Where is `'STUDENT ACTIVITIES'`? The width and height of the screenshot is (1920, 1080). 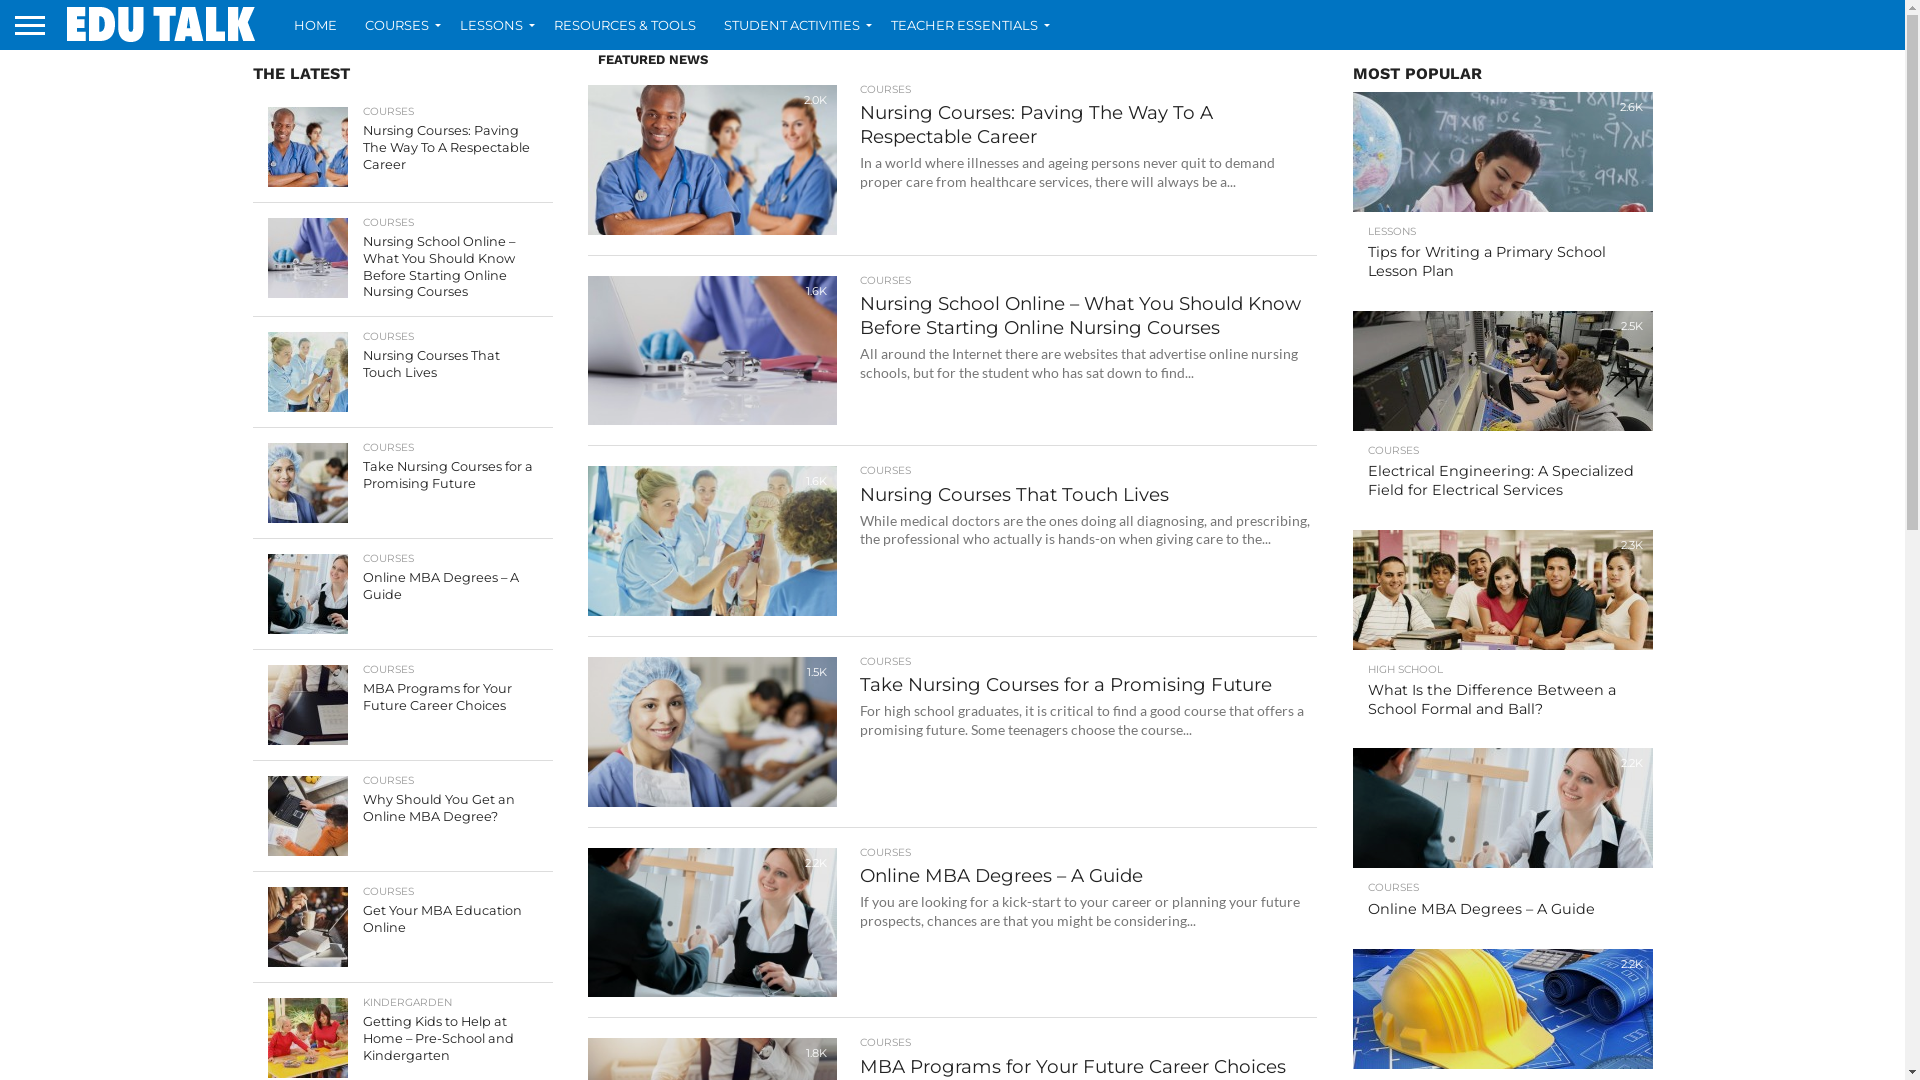 'STUDENT ACTIVITIES' is located at coordinates (792, 24).